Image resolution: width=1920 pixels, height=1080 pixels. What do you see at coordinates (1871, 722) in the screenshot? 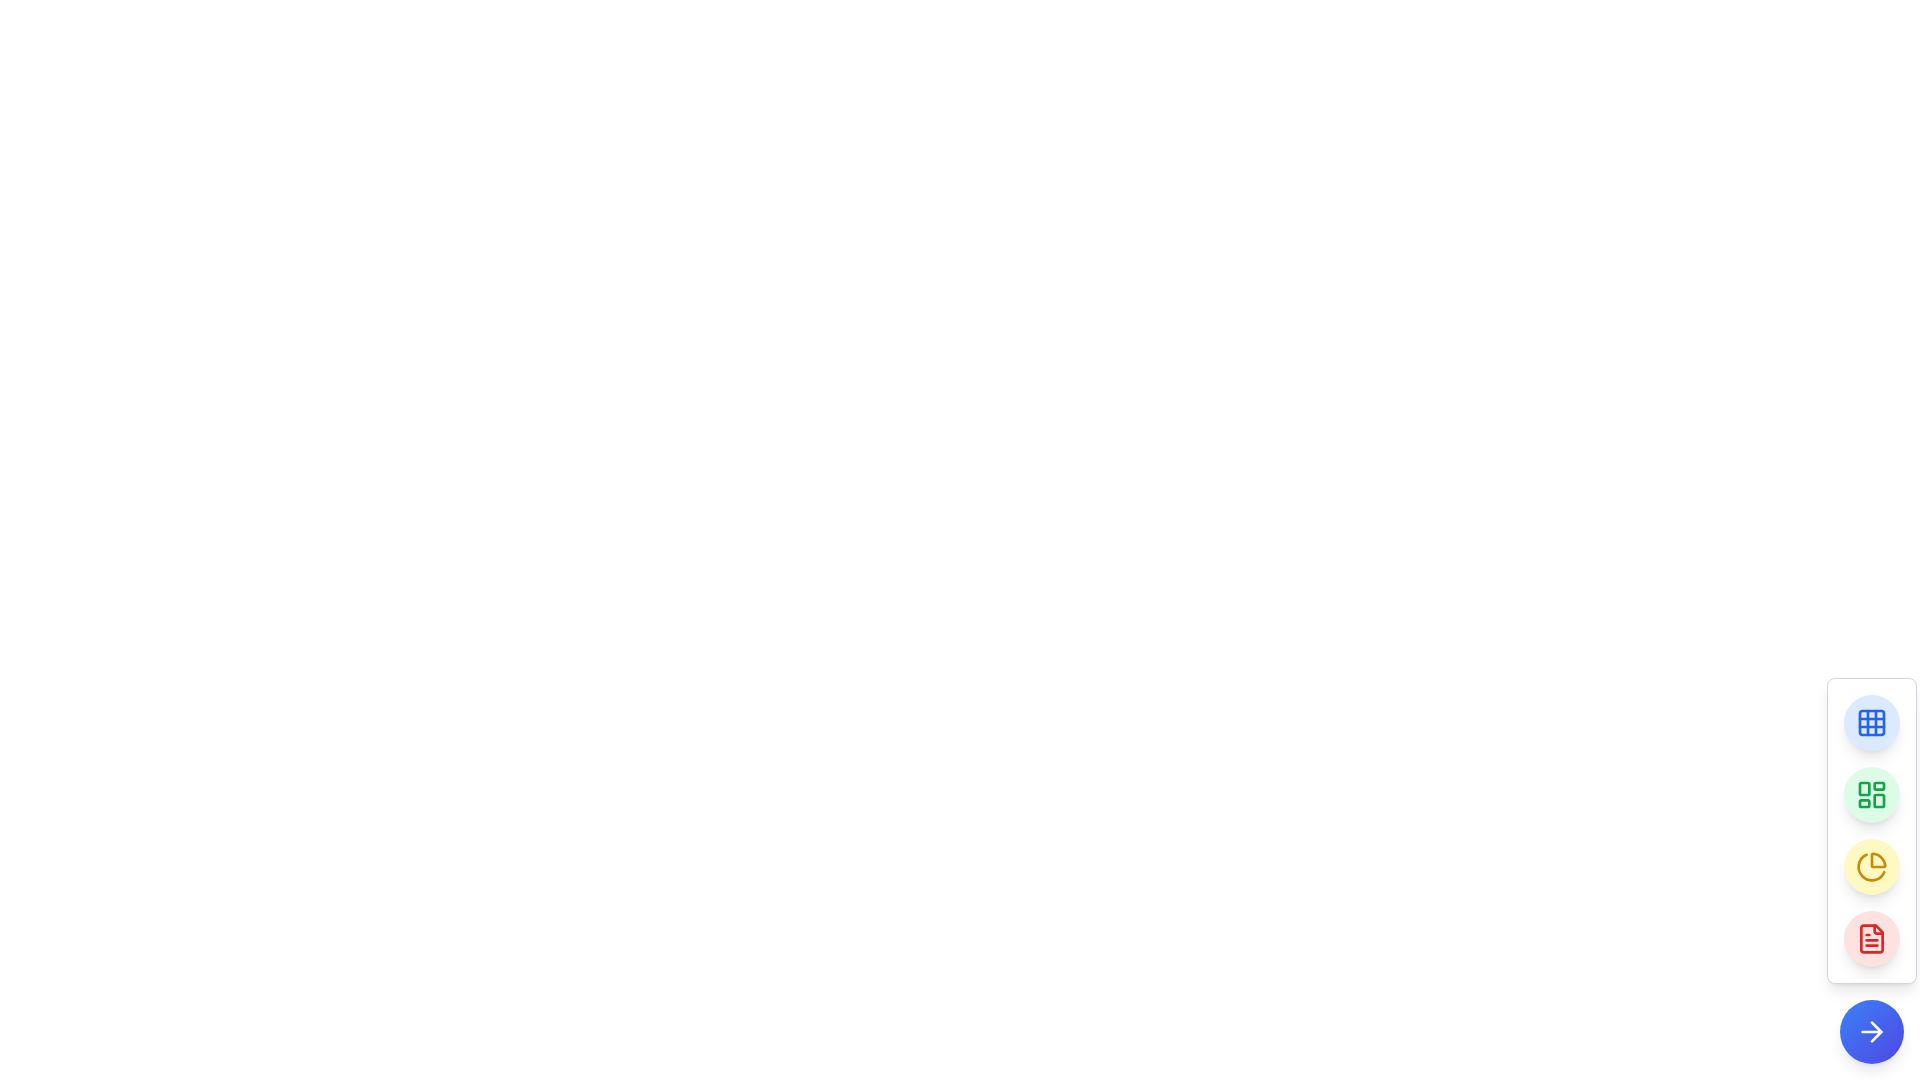
I see `the interactive button for accessing the grid view` at bounding box center [1871, 722].